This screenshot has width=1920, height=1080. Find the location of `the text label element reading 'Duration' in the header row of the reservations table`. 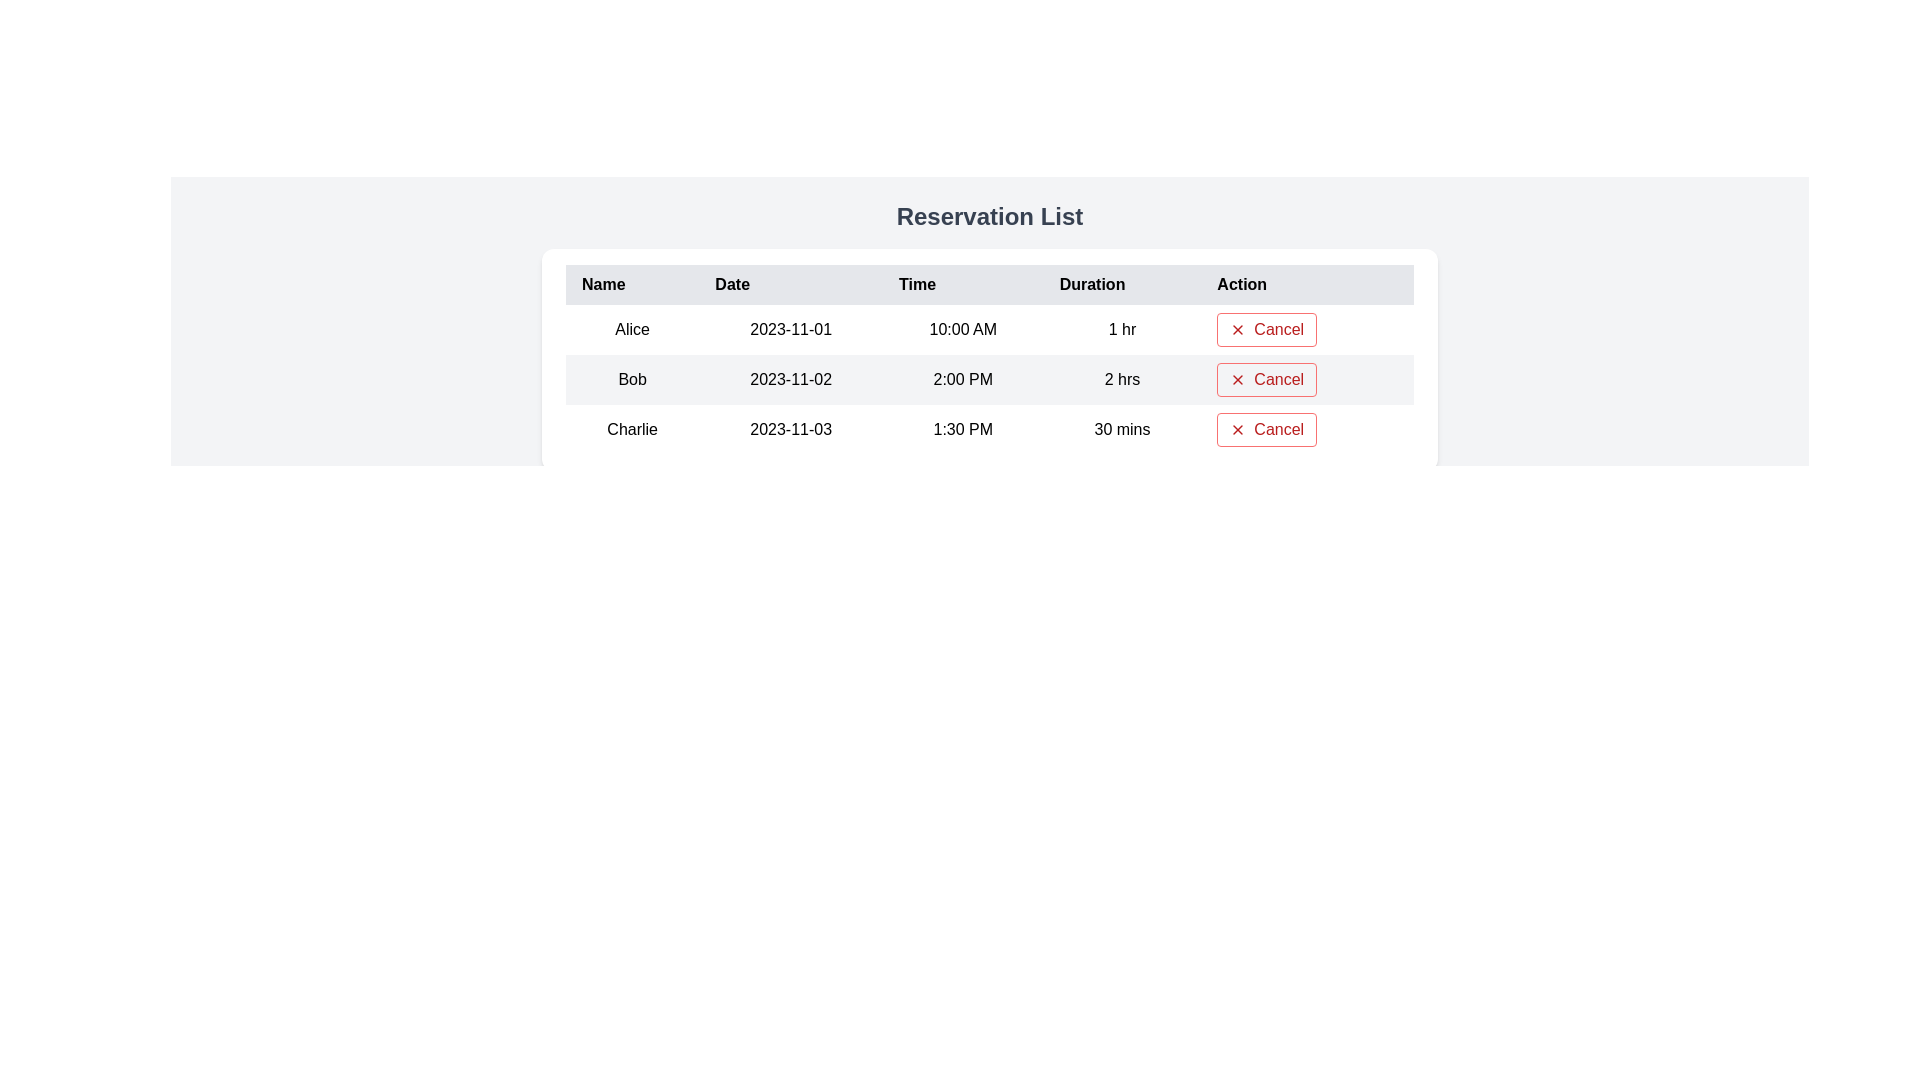

the text label element reading 'Duration' in the header row of the reservations table is located at coordinates (1122, 285).